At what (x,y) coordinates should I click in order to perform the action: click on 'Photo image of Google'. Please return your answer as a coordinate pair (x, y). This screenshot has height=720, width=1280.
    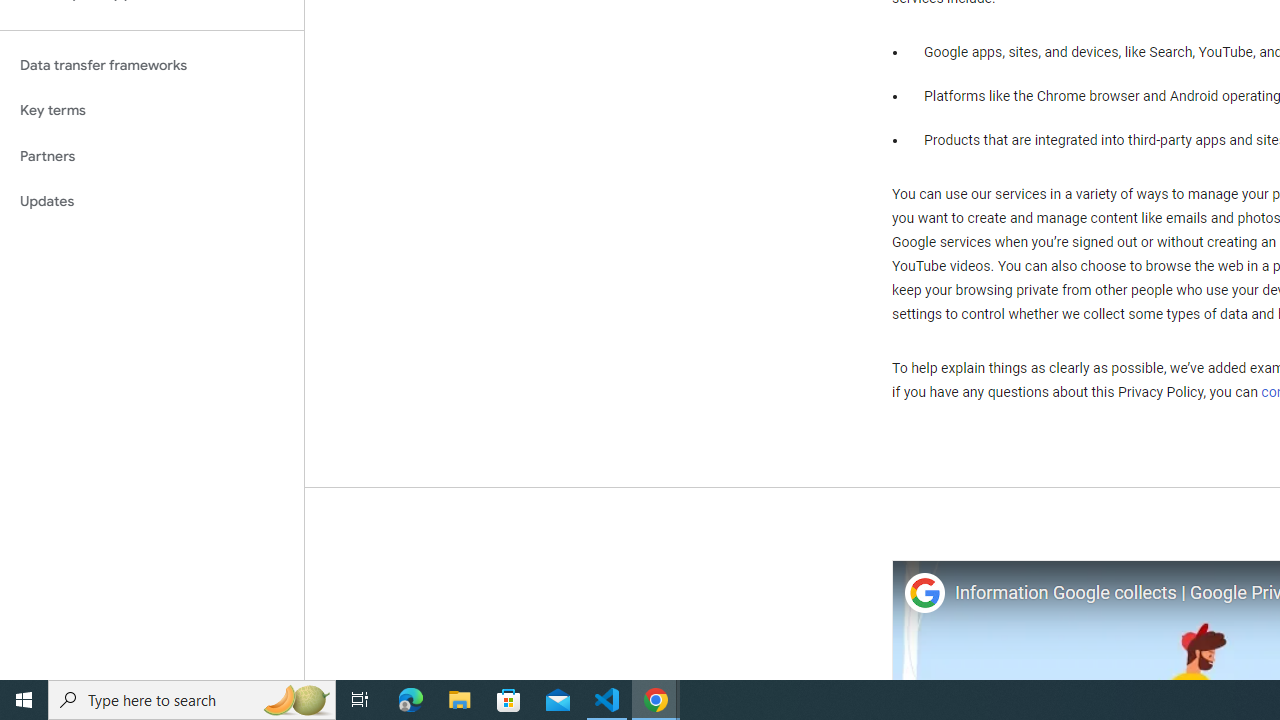
    Looking at the image, I should click on (923, 592).